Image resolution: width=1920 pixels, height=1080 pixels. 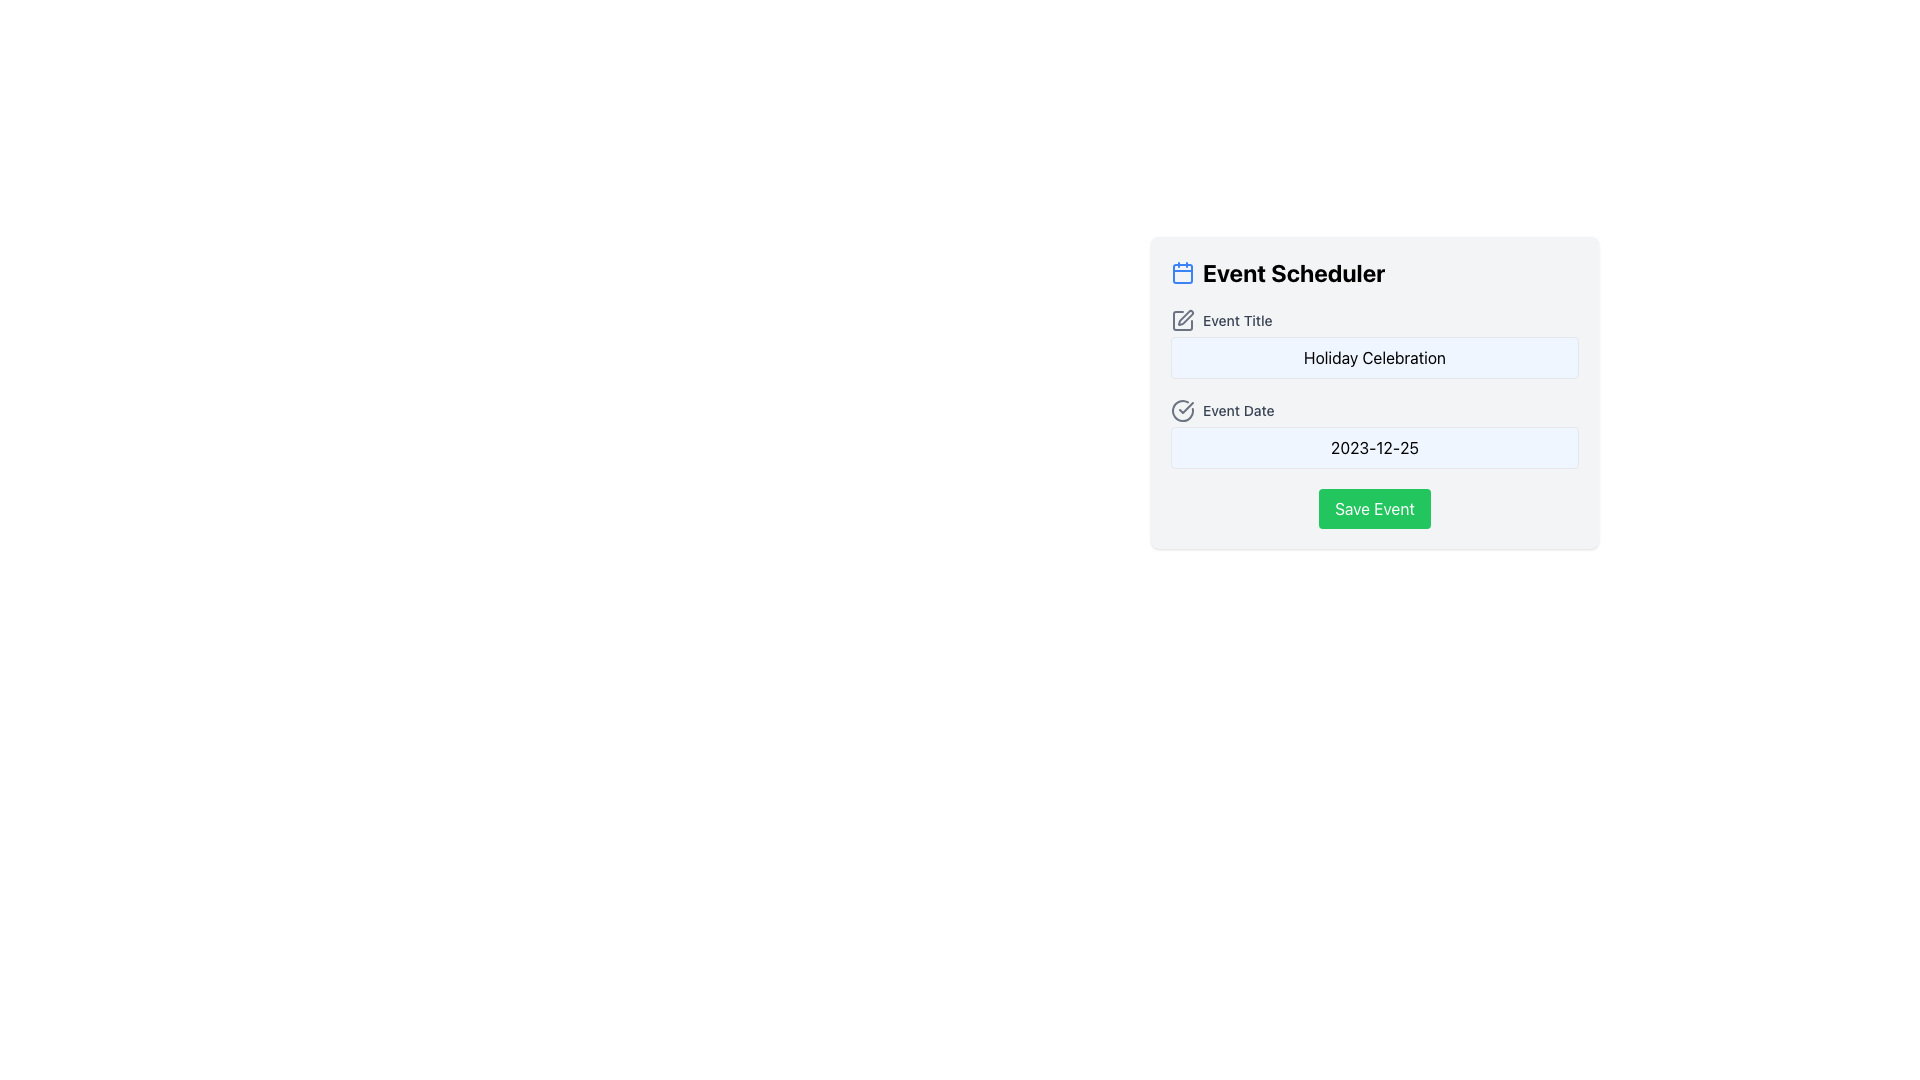 What do you see at coordinates (1182, 319) in the screenshot?
I see `the edit icon located to the left of the 'Event Title' text input box in the event scheduler section for interaction` at bounding box center [1182, 319].